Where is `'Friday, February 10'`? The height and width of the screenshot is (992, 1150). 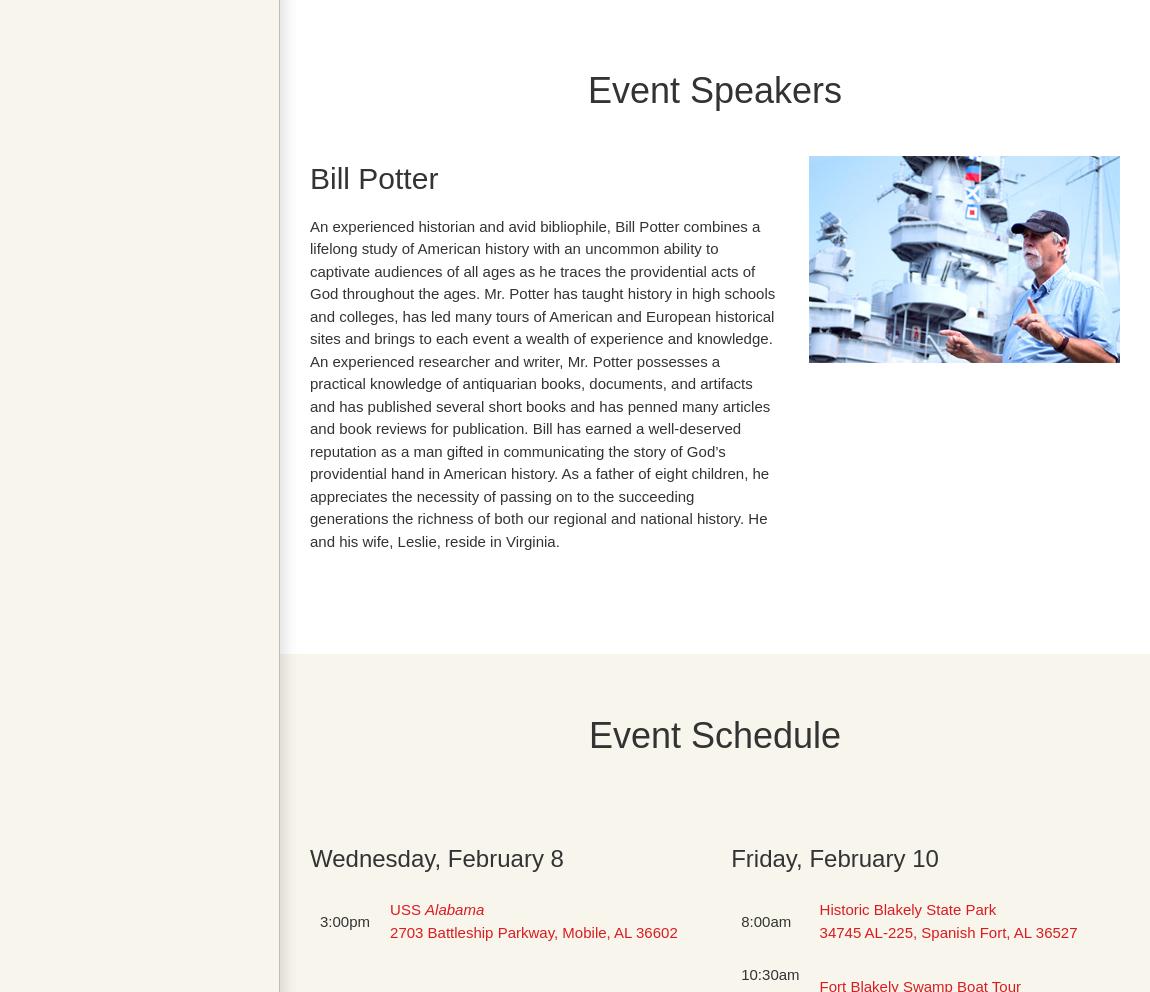 'Friday, February 10' is located at coordinates (833, 857).